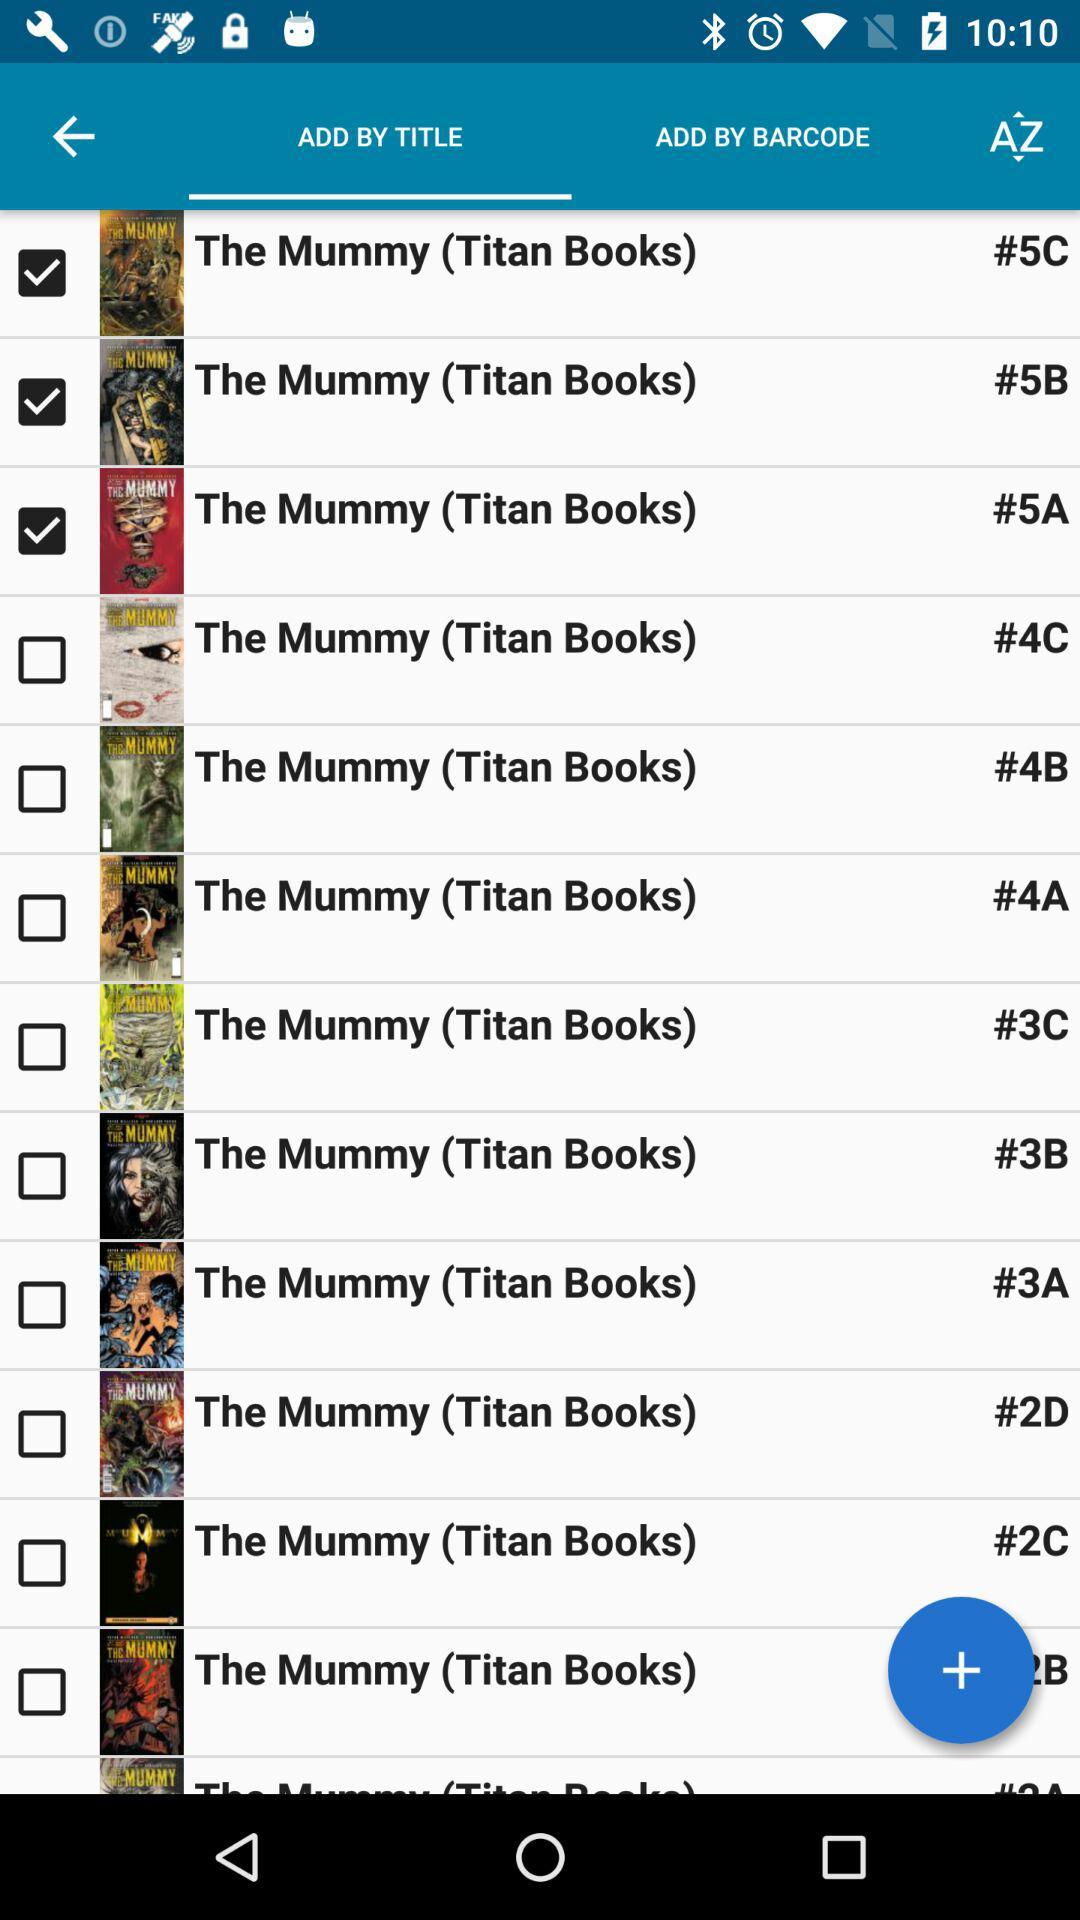 This screenshot has width=1080, height=1920. What do you see at coordinates (48, 1433) in the screenshot?
I see `title` at bounding box center [48, 1433].